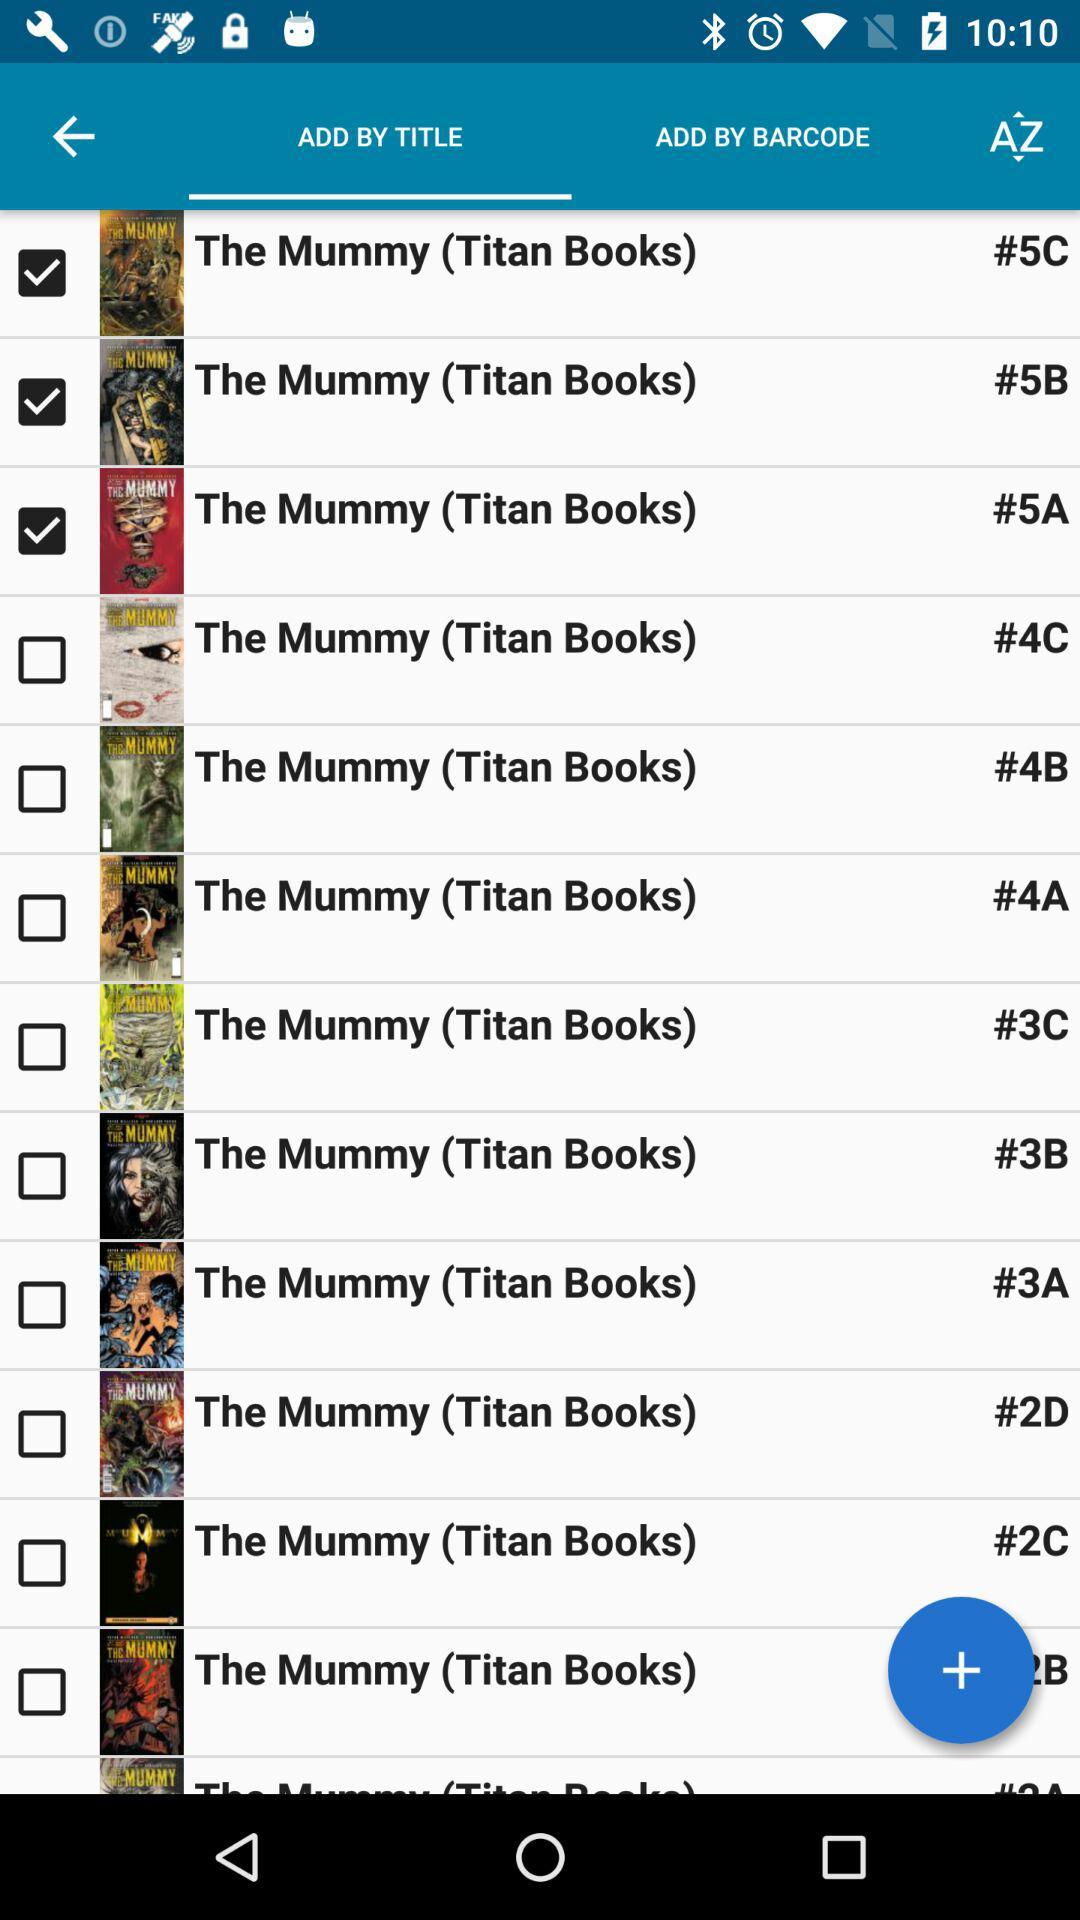 This screenshot has width=1080, height=1920. What do you see at coordinates (48, 1433) in the screenshot?
I see `title` at bounding box center [48, 1433].